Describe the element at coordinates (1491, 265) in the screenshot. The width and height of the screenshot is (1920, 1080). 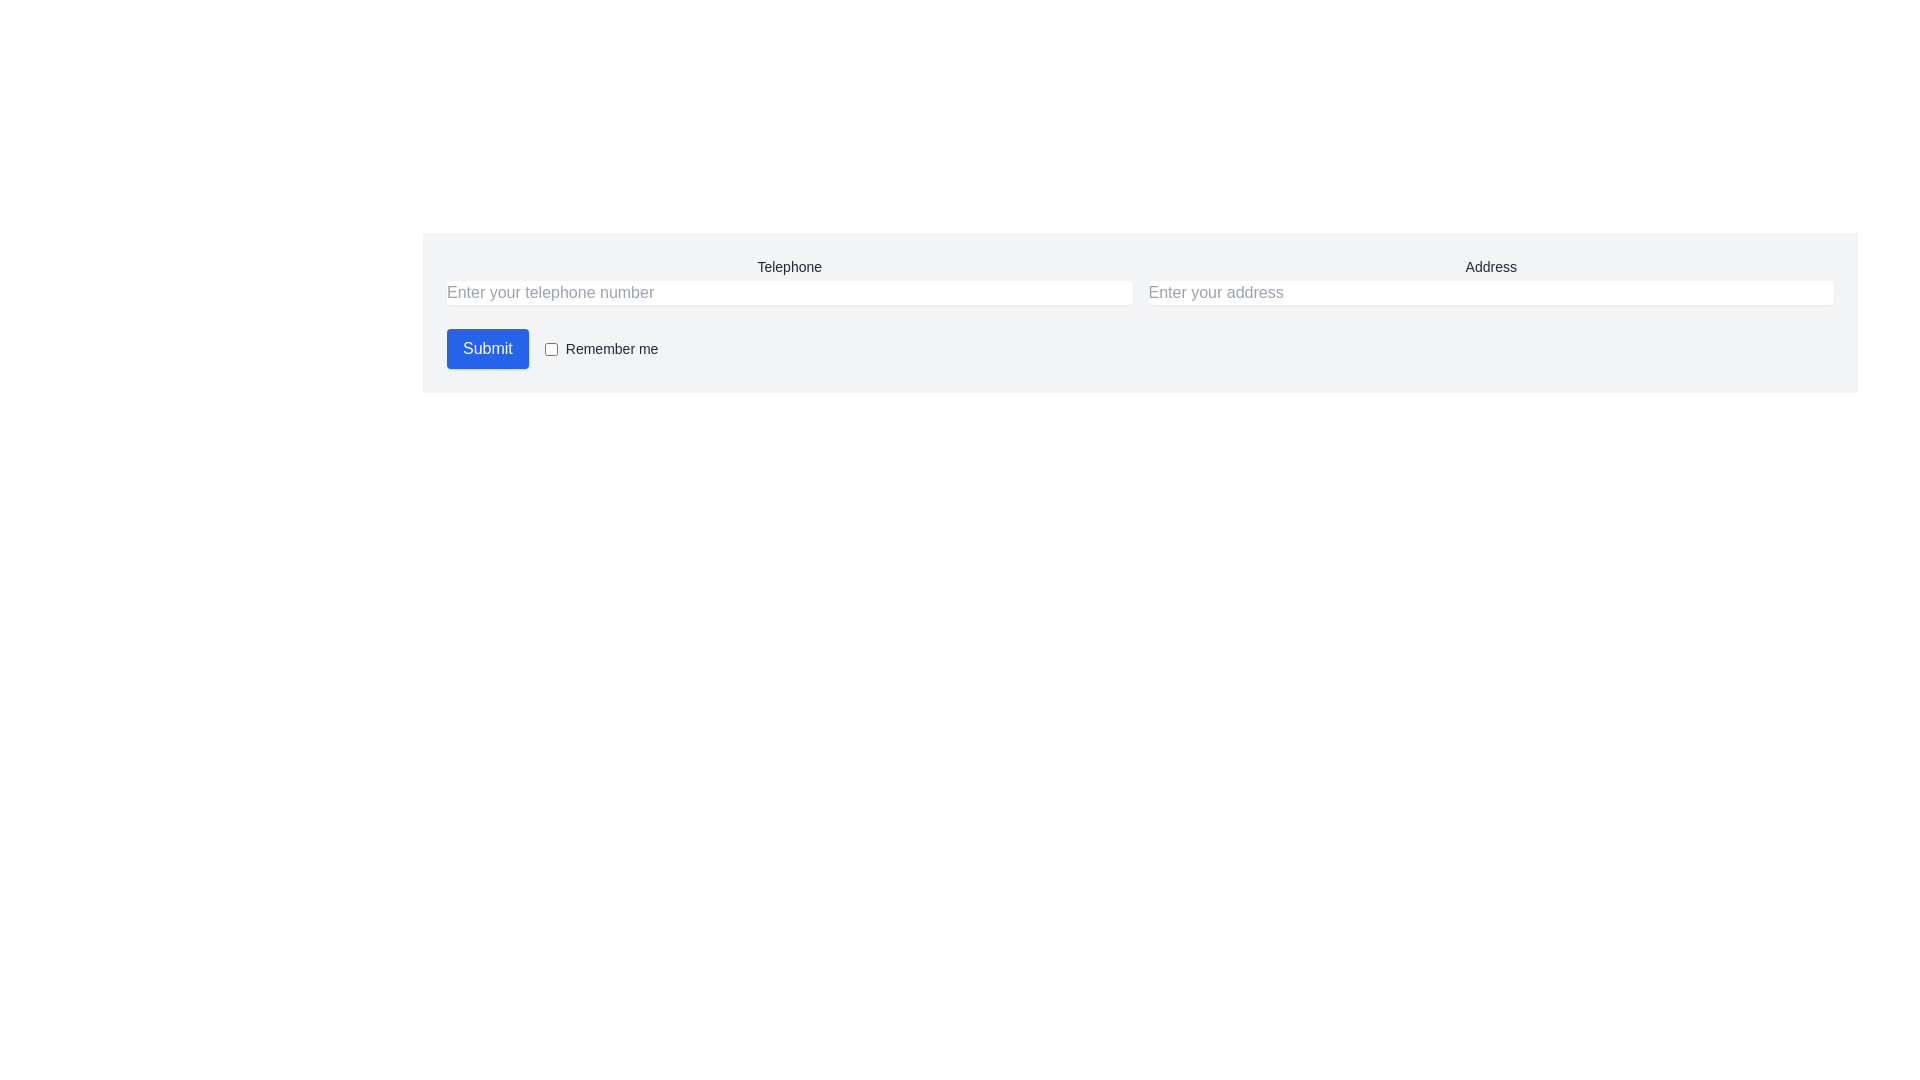
I see `the non-interactive text label that indicates the purpose of the adjacent input field below it, which is located near the top right of the interface` at that location.